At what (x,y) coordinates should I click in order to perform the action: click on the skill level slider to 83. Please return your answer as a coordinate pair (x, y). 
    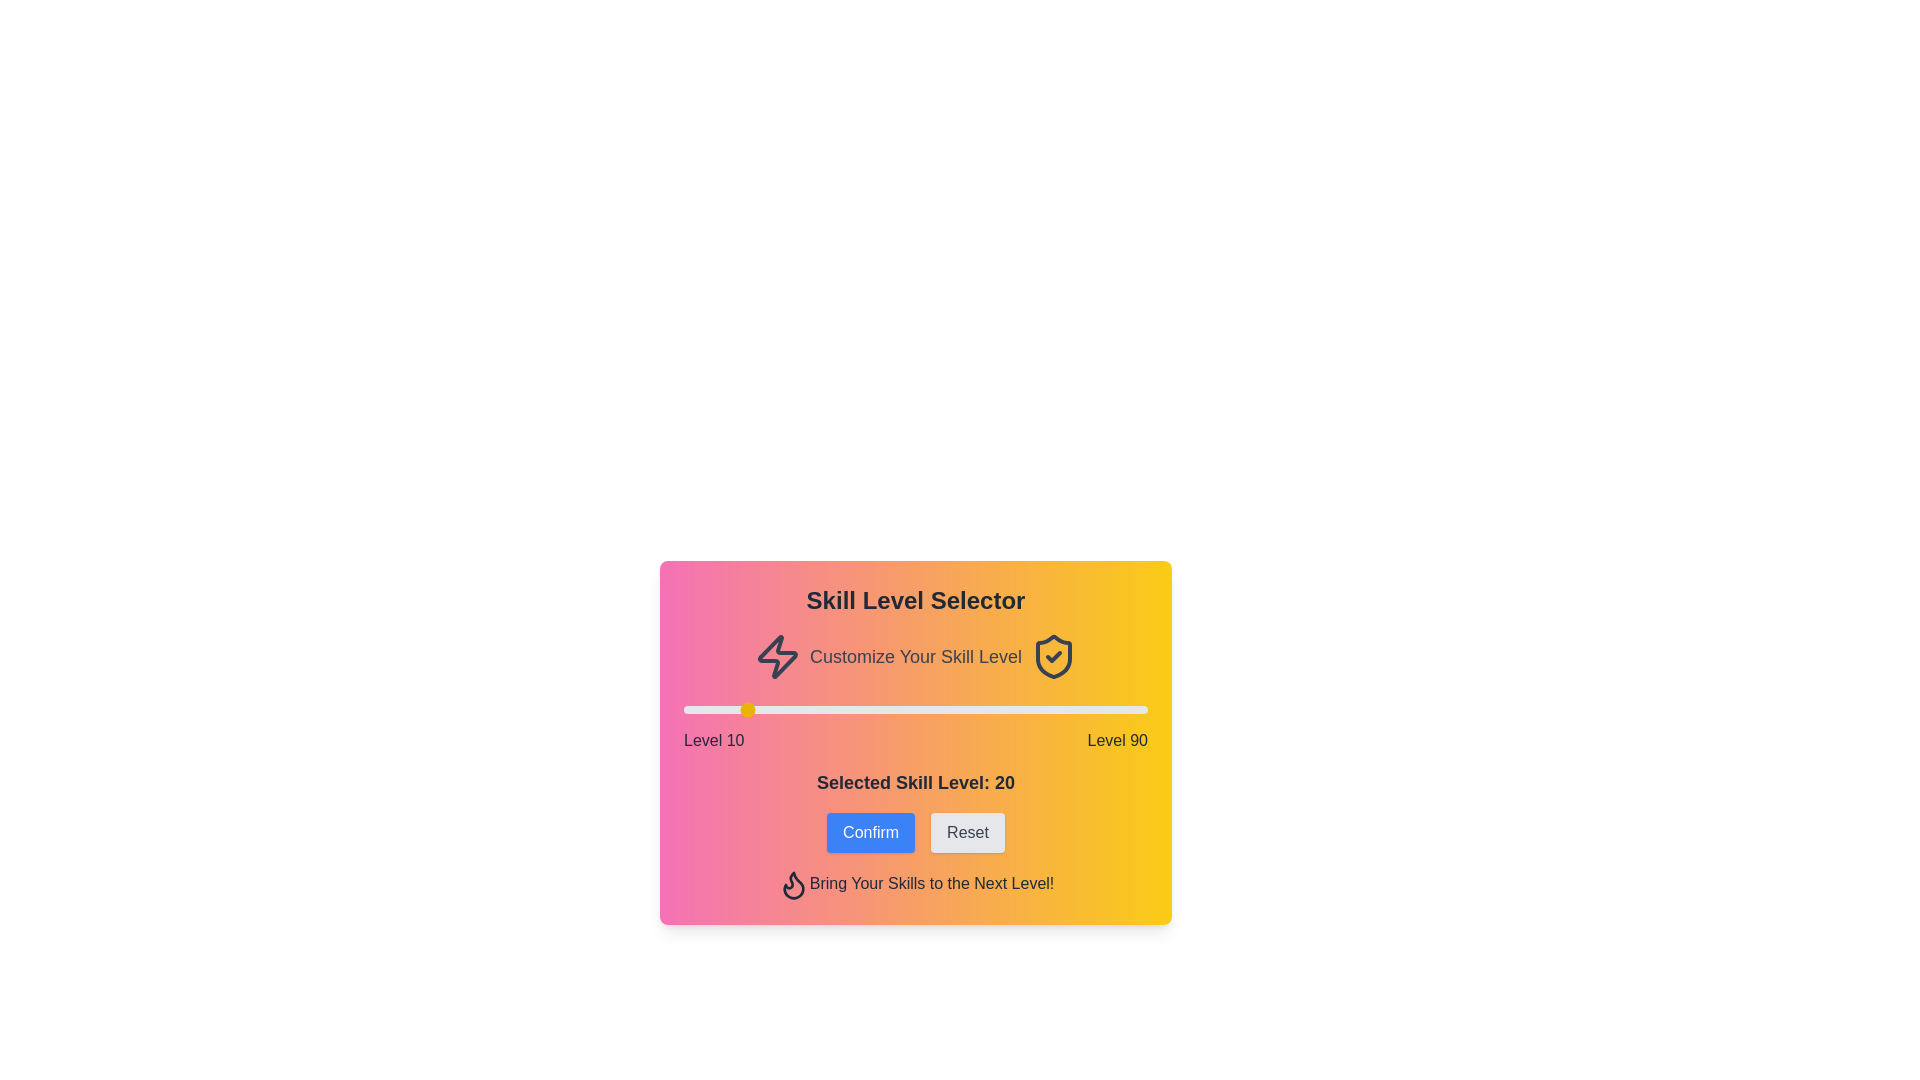
    Looking at the image, I should click on (1106, 708).